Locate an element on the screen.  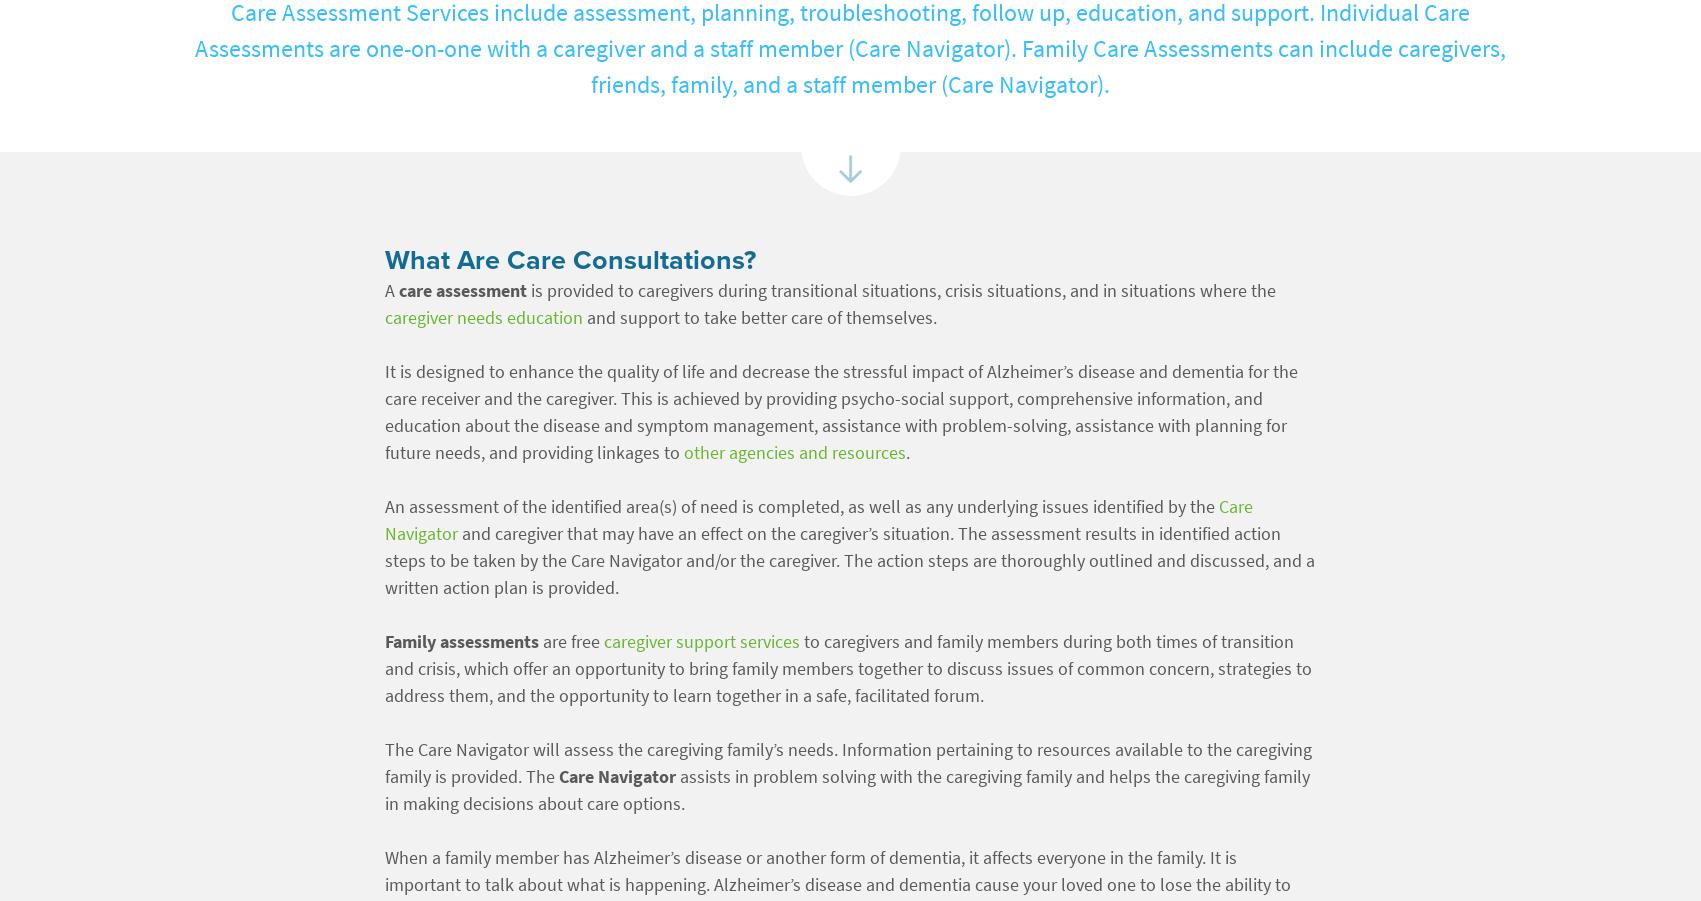
'and caregiver that may have an effect on the caregiver’s situation. The assessment results in identified action steps to be taken by the Care Navigator and/or the caregiver. The action steps are thoroughly outlined and discussed, and a written action plan is provided.' is located at coordinates (382, 559).